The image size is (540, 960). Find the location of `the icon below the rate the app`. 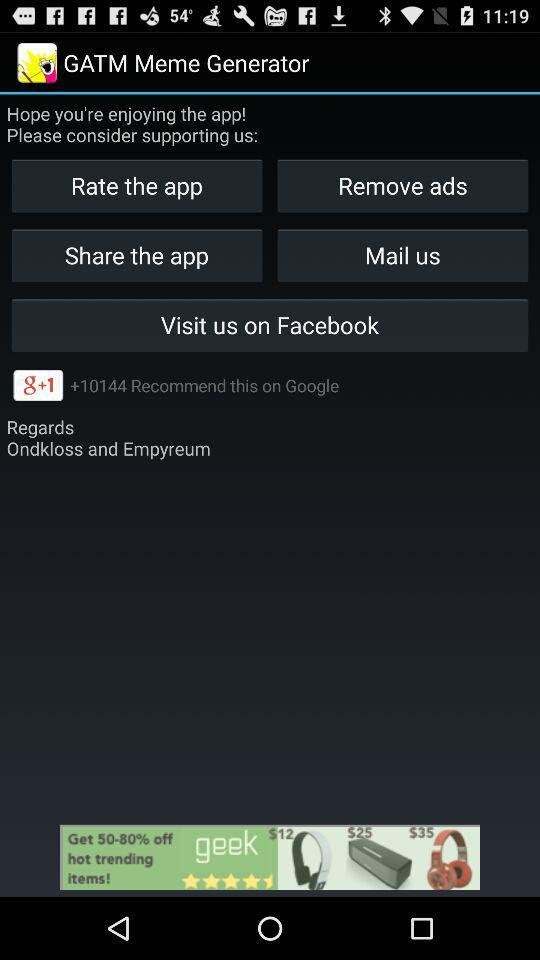

the icon below the rate the app is located at coordinates (402, 254).